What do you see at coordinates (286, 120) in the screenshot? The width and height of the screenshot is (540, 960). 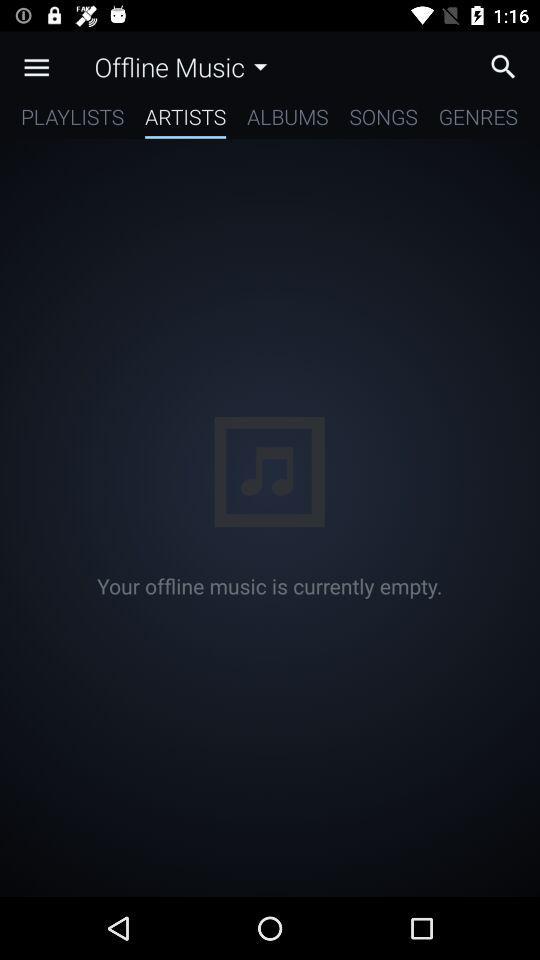 I see `the item next to the songs` at bounding box center [286, 120].